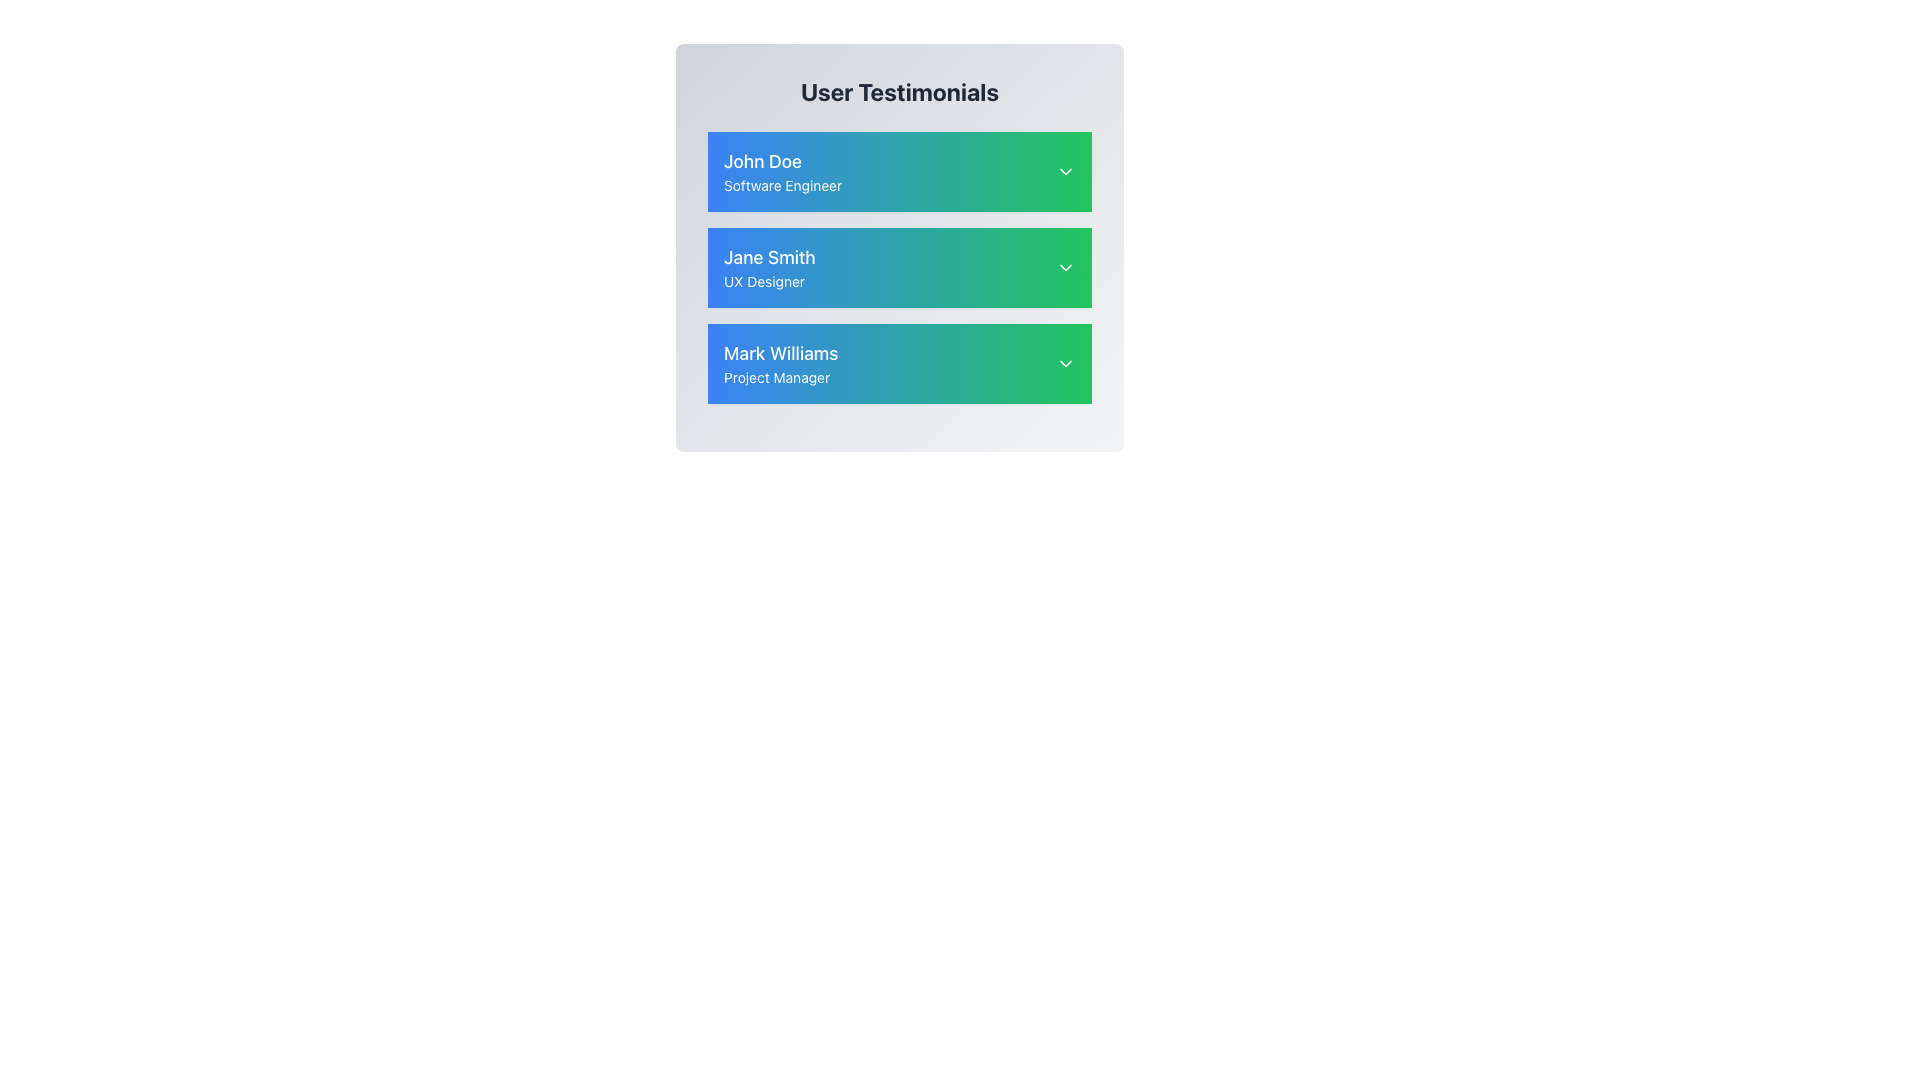 The image size is (1920, 1080). I want to click on name and role displayed in the Text Display element located in the 'User Testimonials' section, which is the third entry in a vertically stacked list, so click(780, 363).